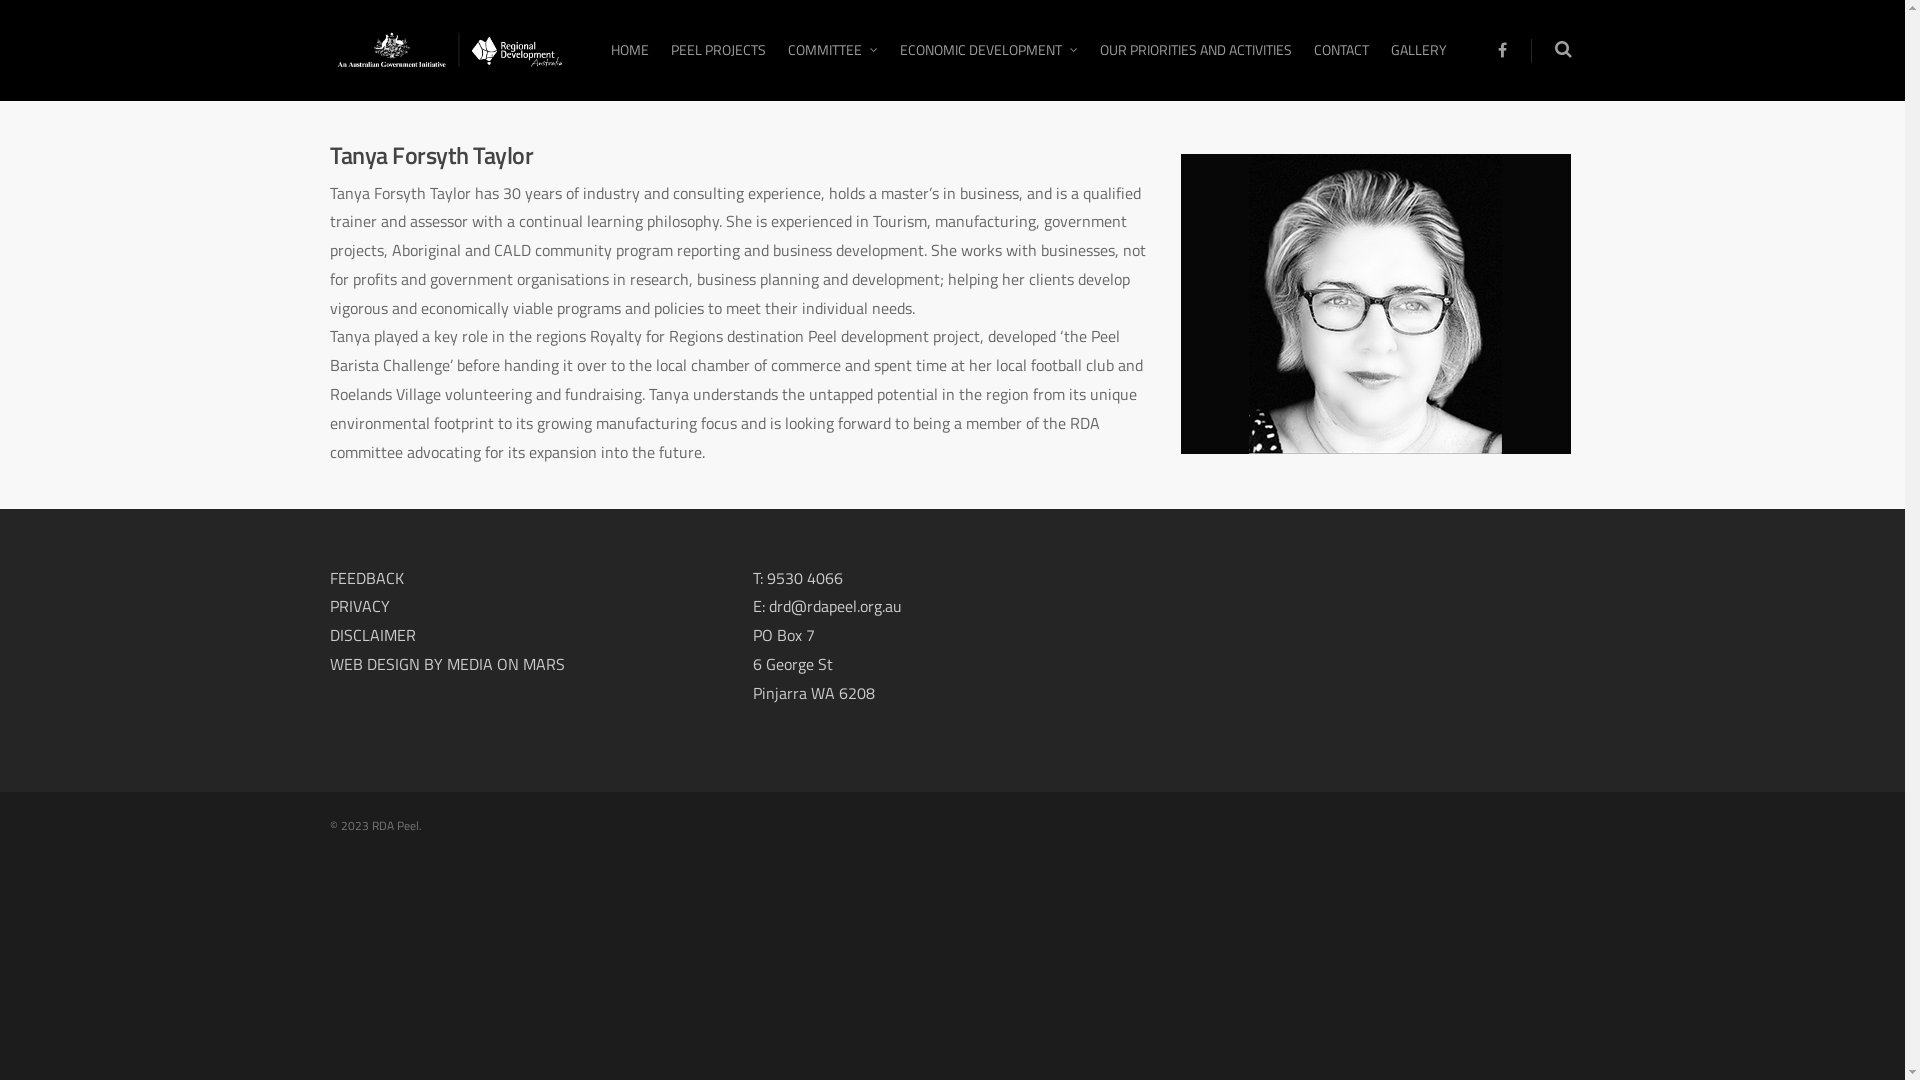 The width and height of the screenshot is (1920, 1080). What do you see at coordinates (835, 604) in the screenshot?
I see `'drd@rdapeel.org.au'` at bounding box center [835, 604].